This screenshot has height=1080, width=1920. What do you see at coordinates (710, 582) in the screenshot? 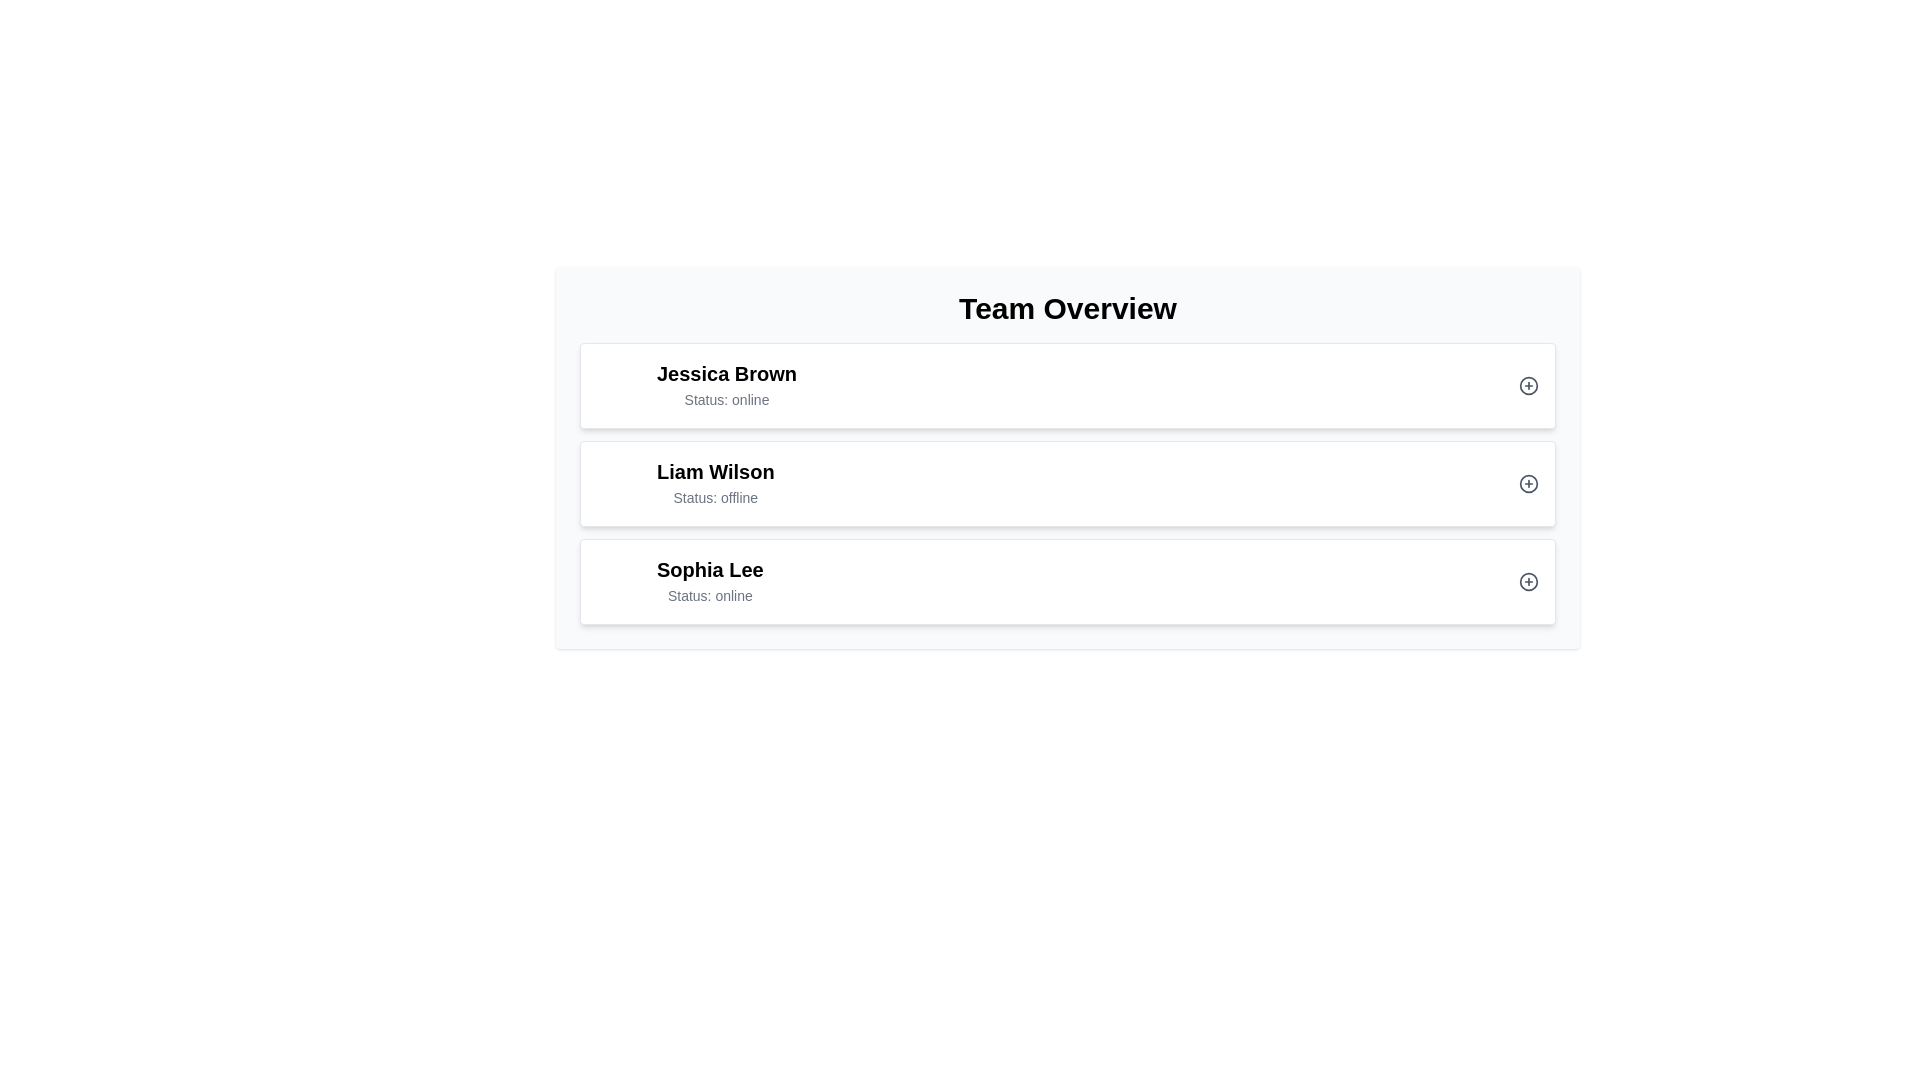
I see `the informational text block displaying 'Sophia Lee' with the status 'Status: online'` at bounding box center [710, 582].